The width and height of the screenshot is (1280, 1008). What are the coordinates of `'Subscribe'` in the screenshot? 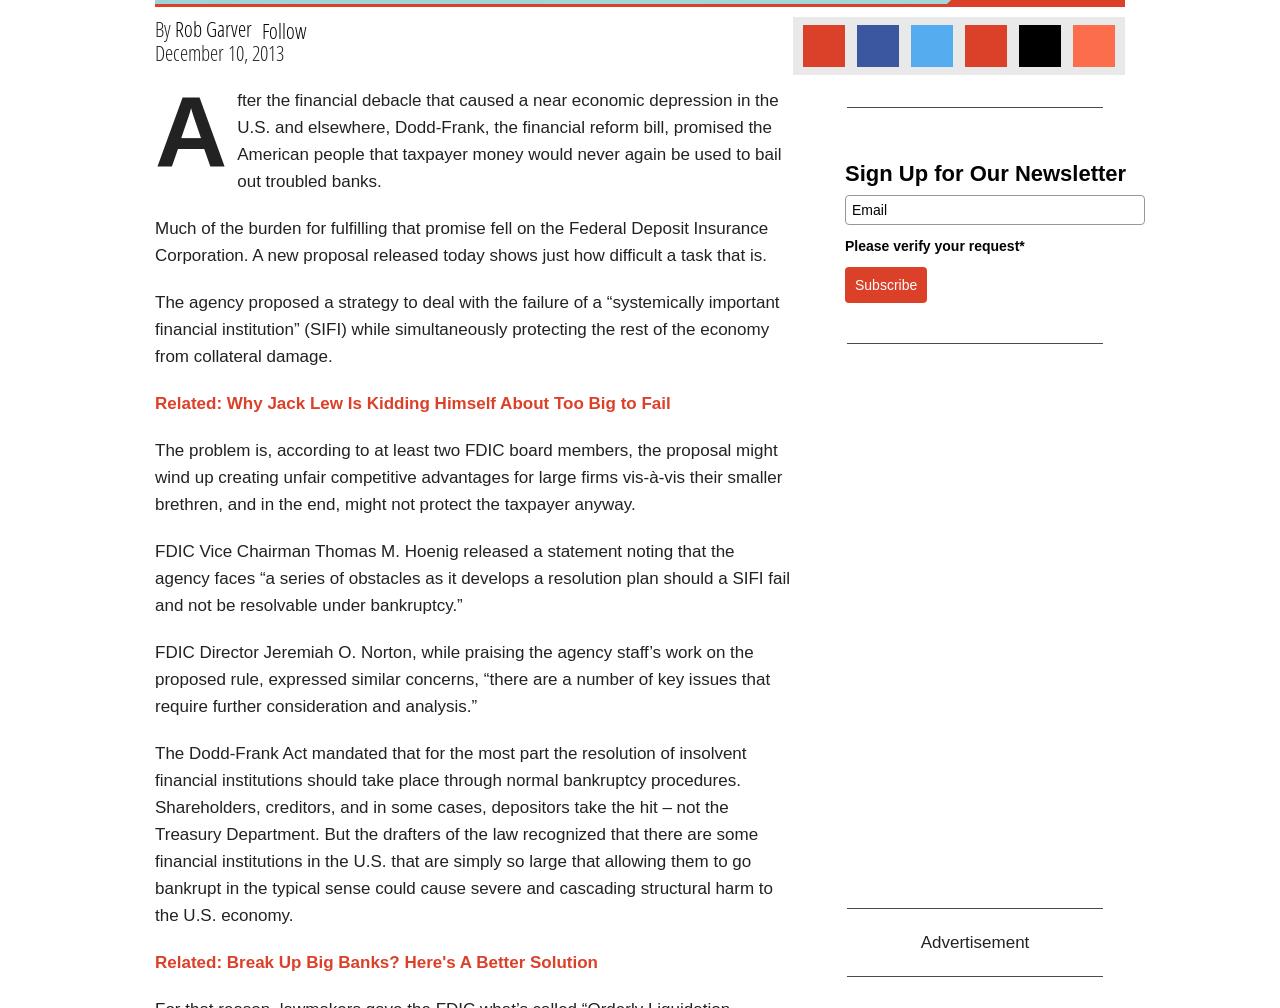 It's located at (855, 284).